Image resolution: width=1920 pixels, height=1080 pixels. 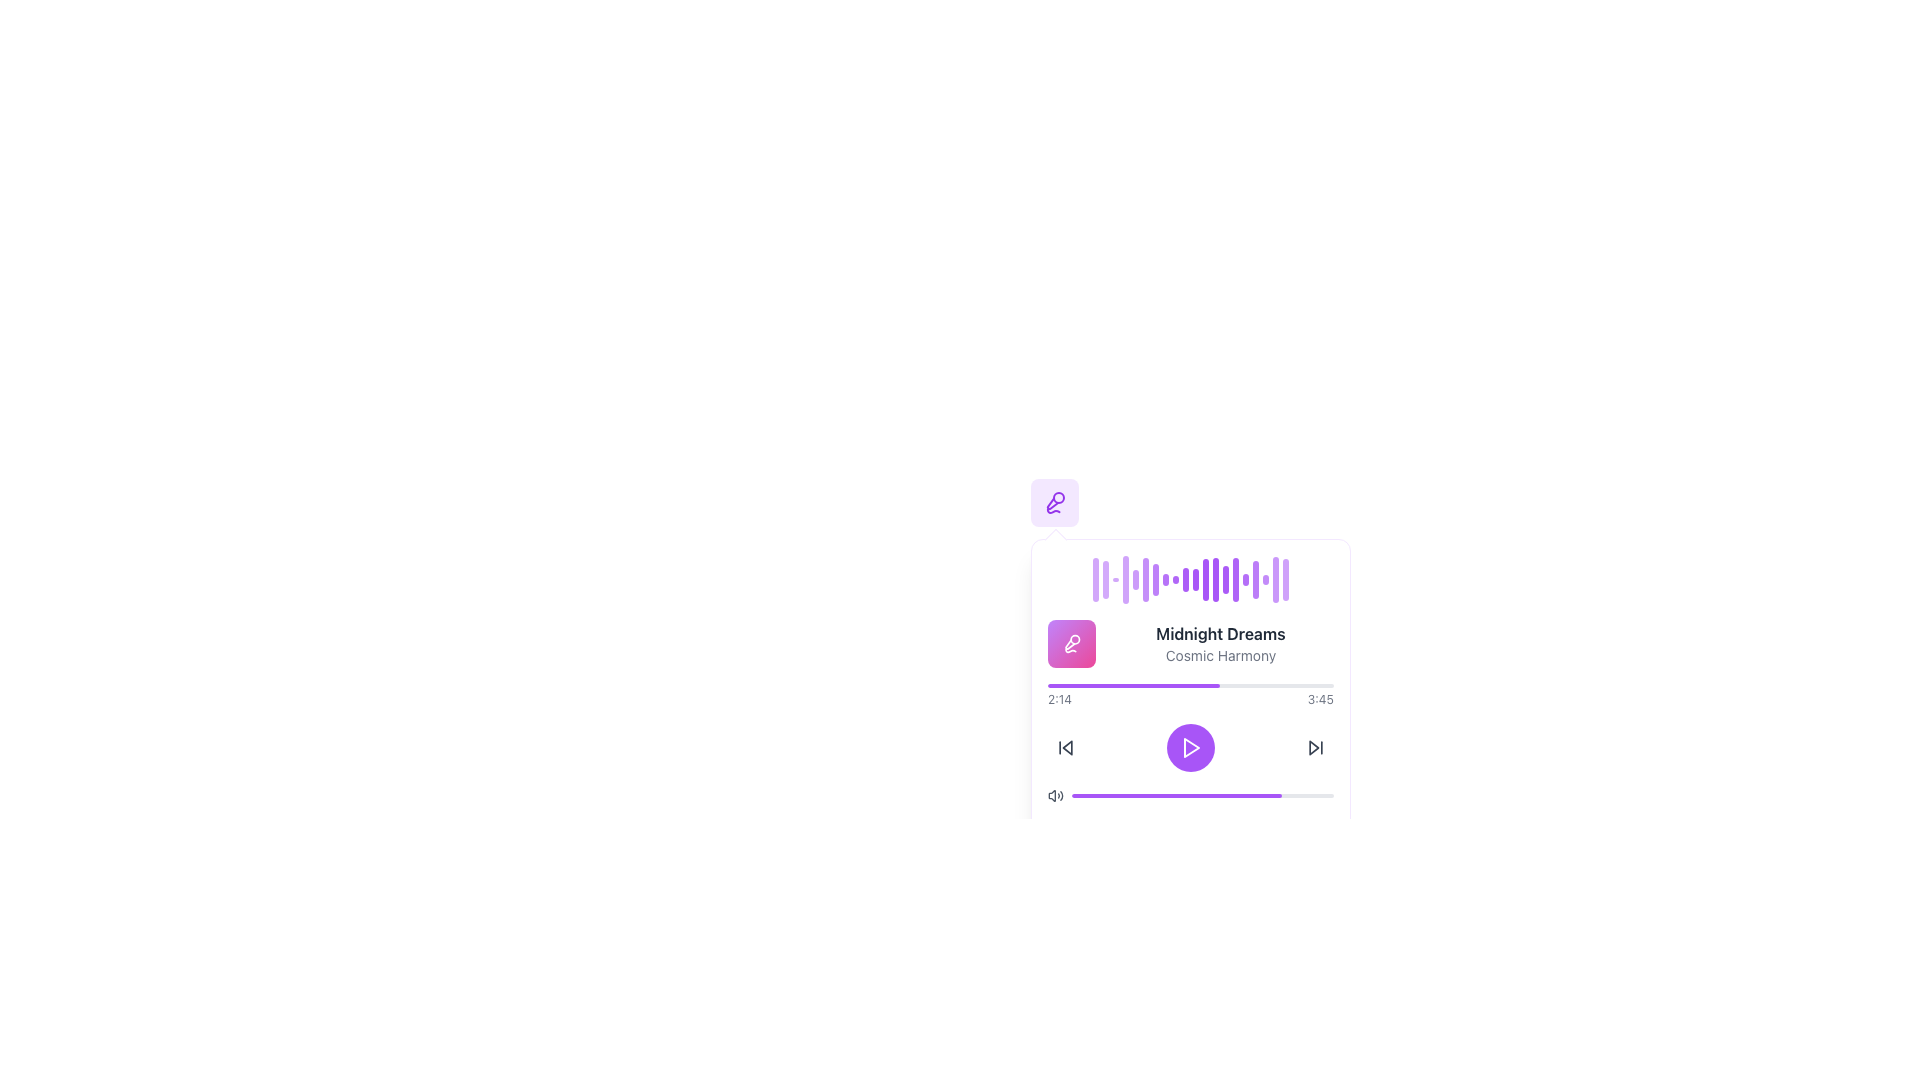 What do you see at coordinates (1094, 579) in the screenshot?
I see `the first animated purple bar with rounded ends that is part of a series of pulsating bars above the music playback section` at bounding box center [1094, 579].